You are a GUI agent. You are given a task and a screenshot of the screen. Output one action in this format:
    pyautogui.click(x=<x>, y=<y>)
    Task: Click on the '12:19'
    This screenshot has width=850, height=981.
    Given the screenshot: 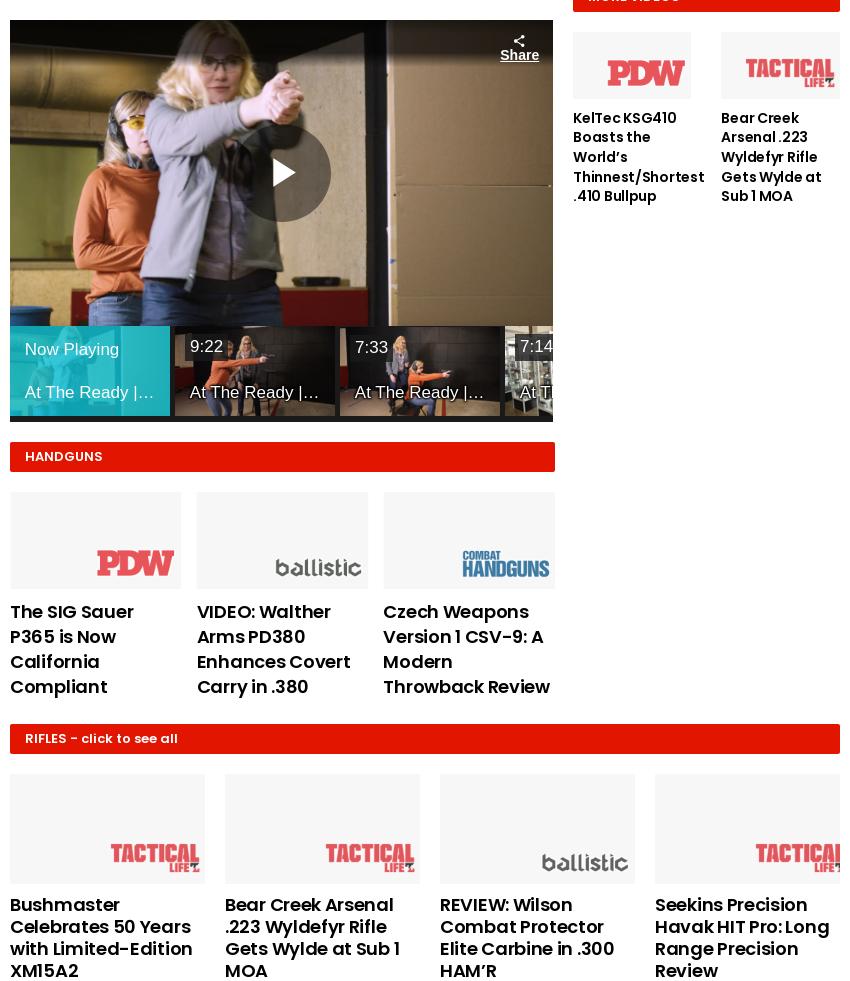 What is the action you would take?
    pyautogui.click(x=682, y=344)
    